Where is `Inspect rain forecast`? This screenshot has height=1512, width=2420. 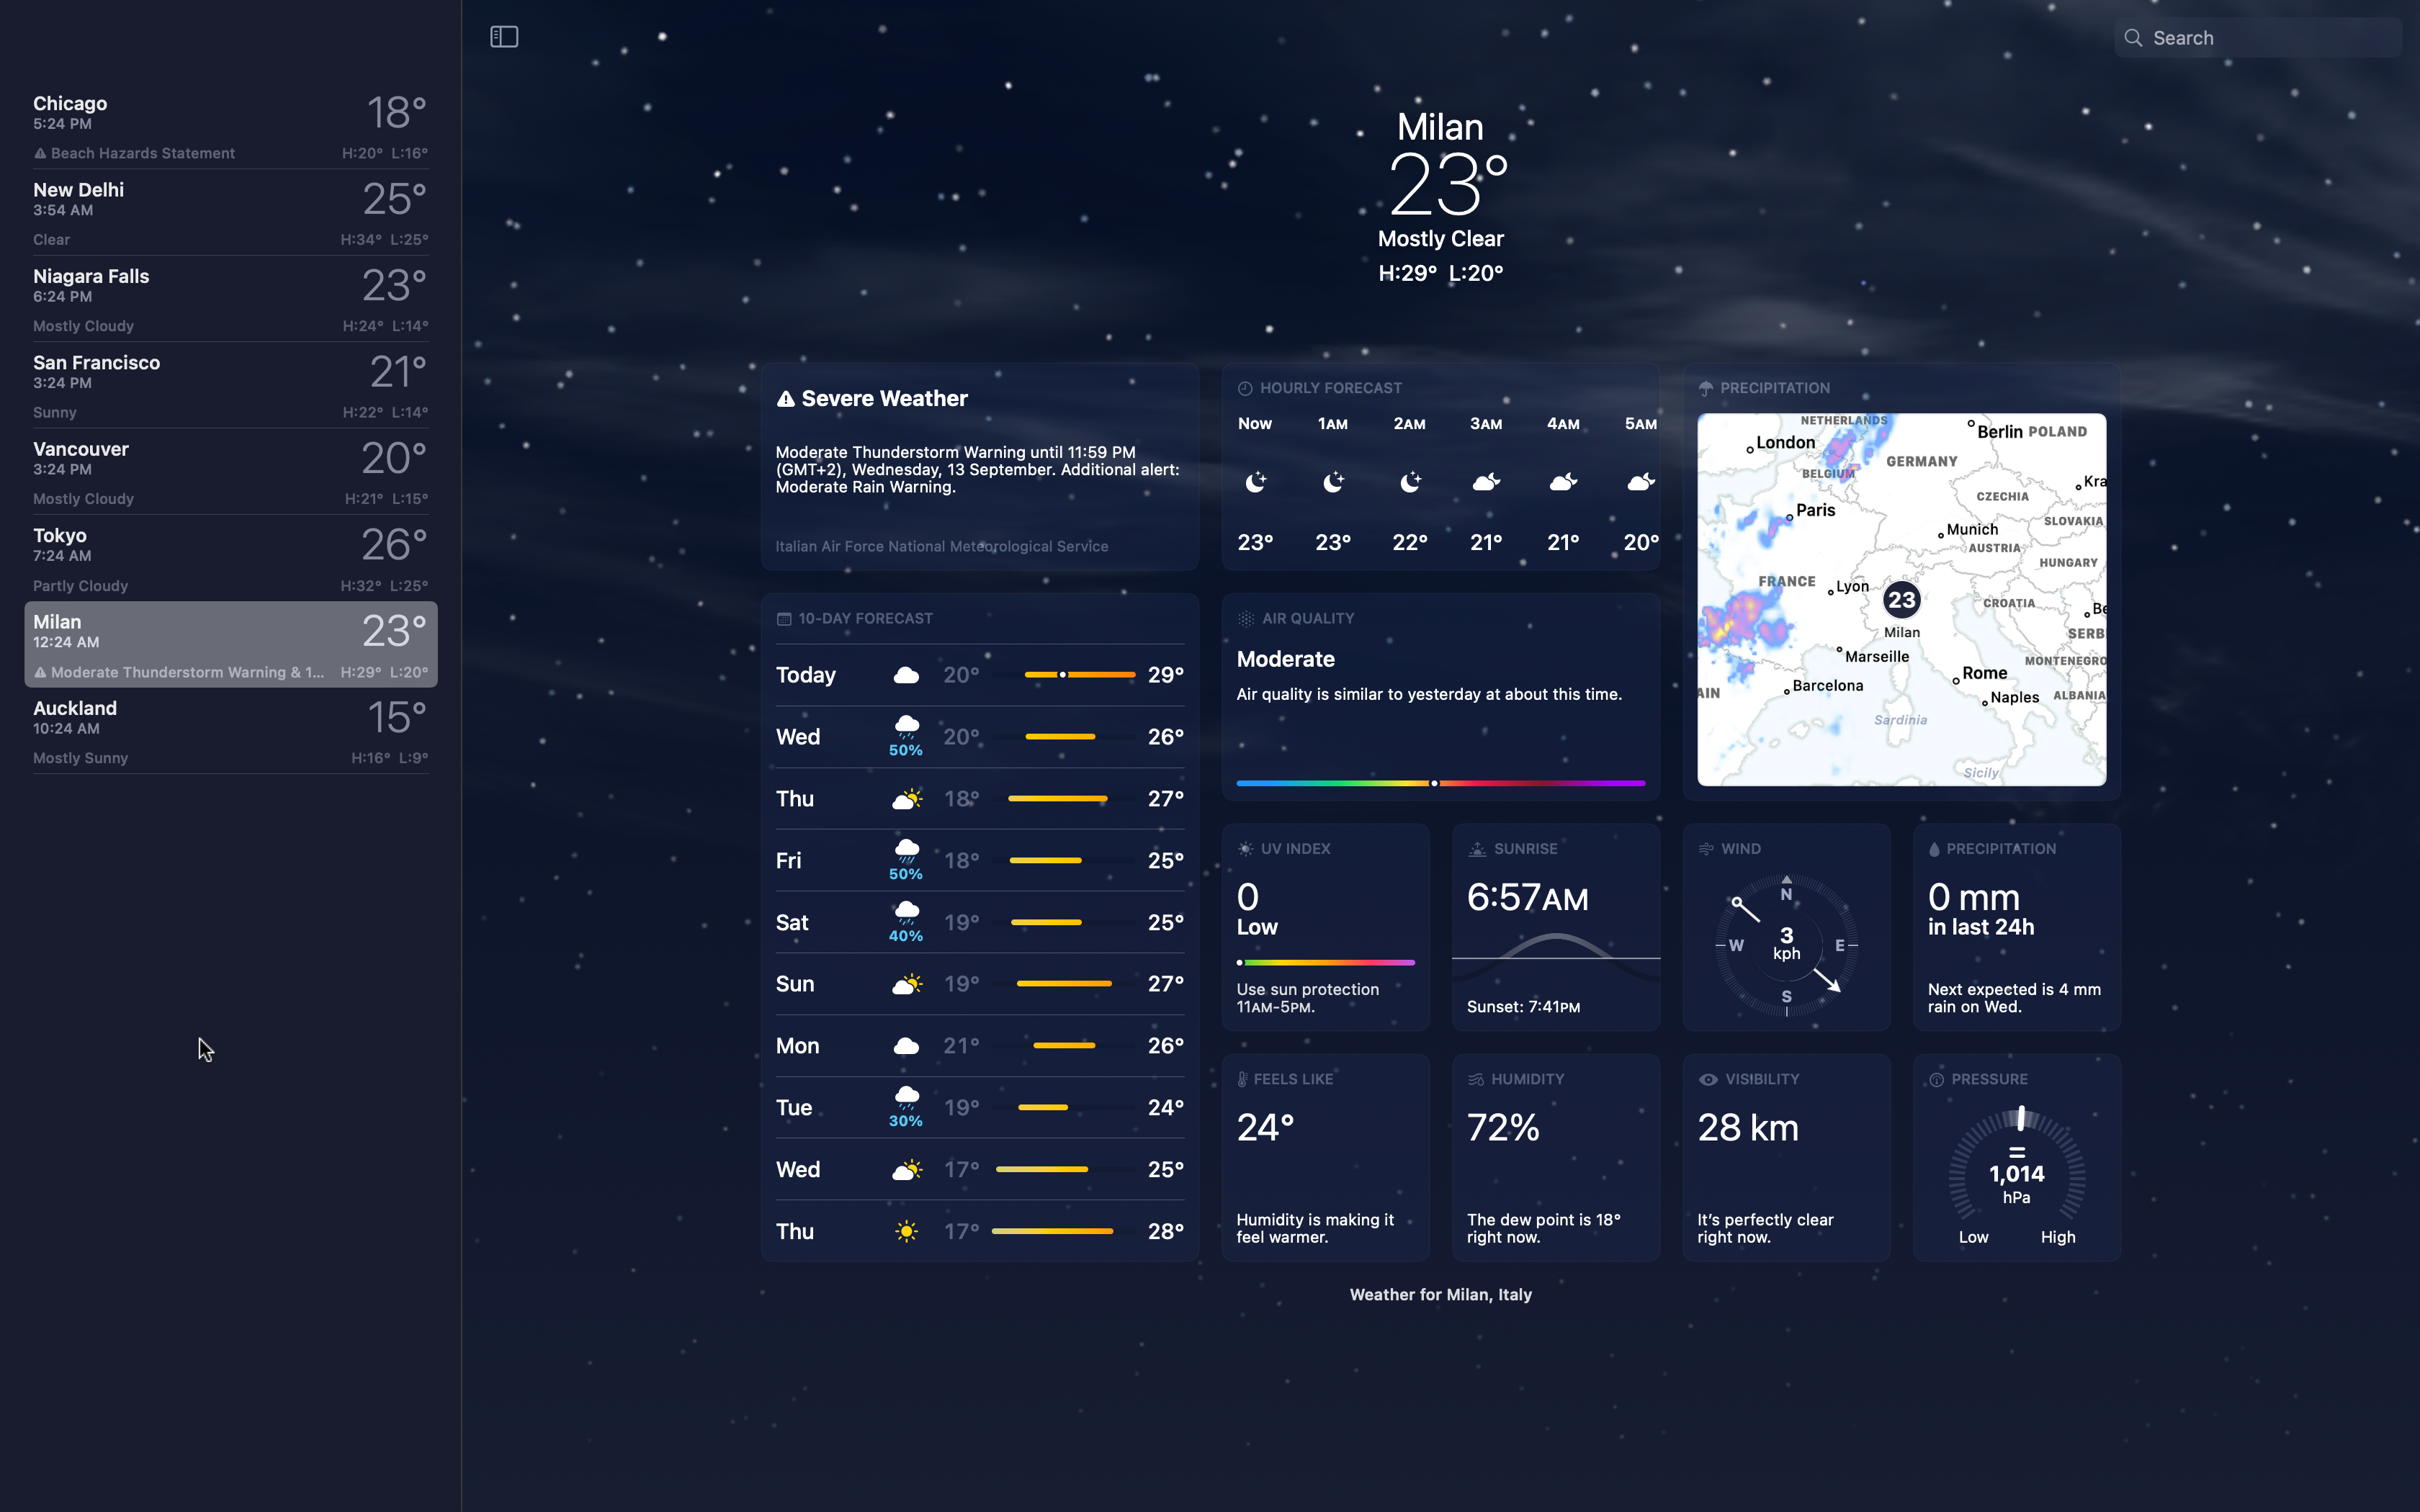 Inspect rain forecast is located at coordinates (2010, 929).